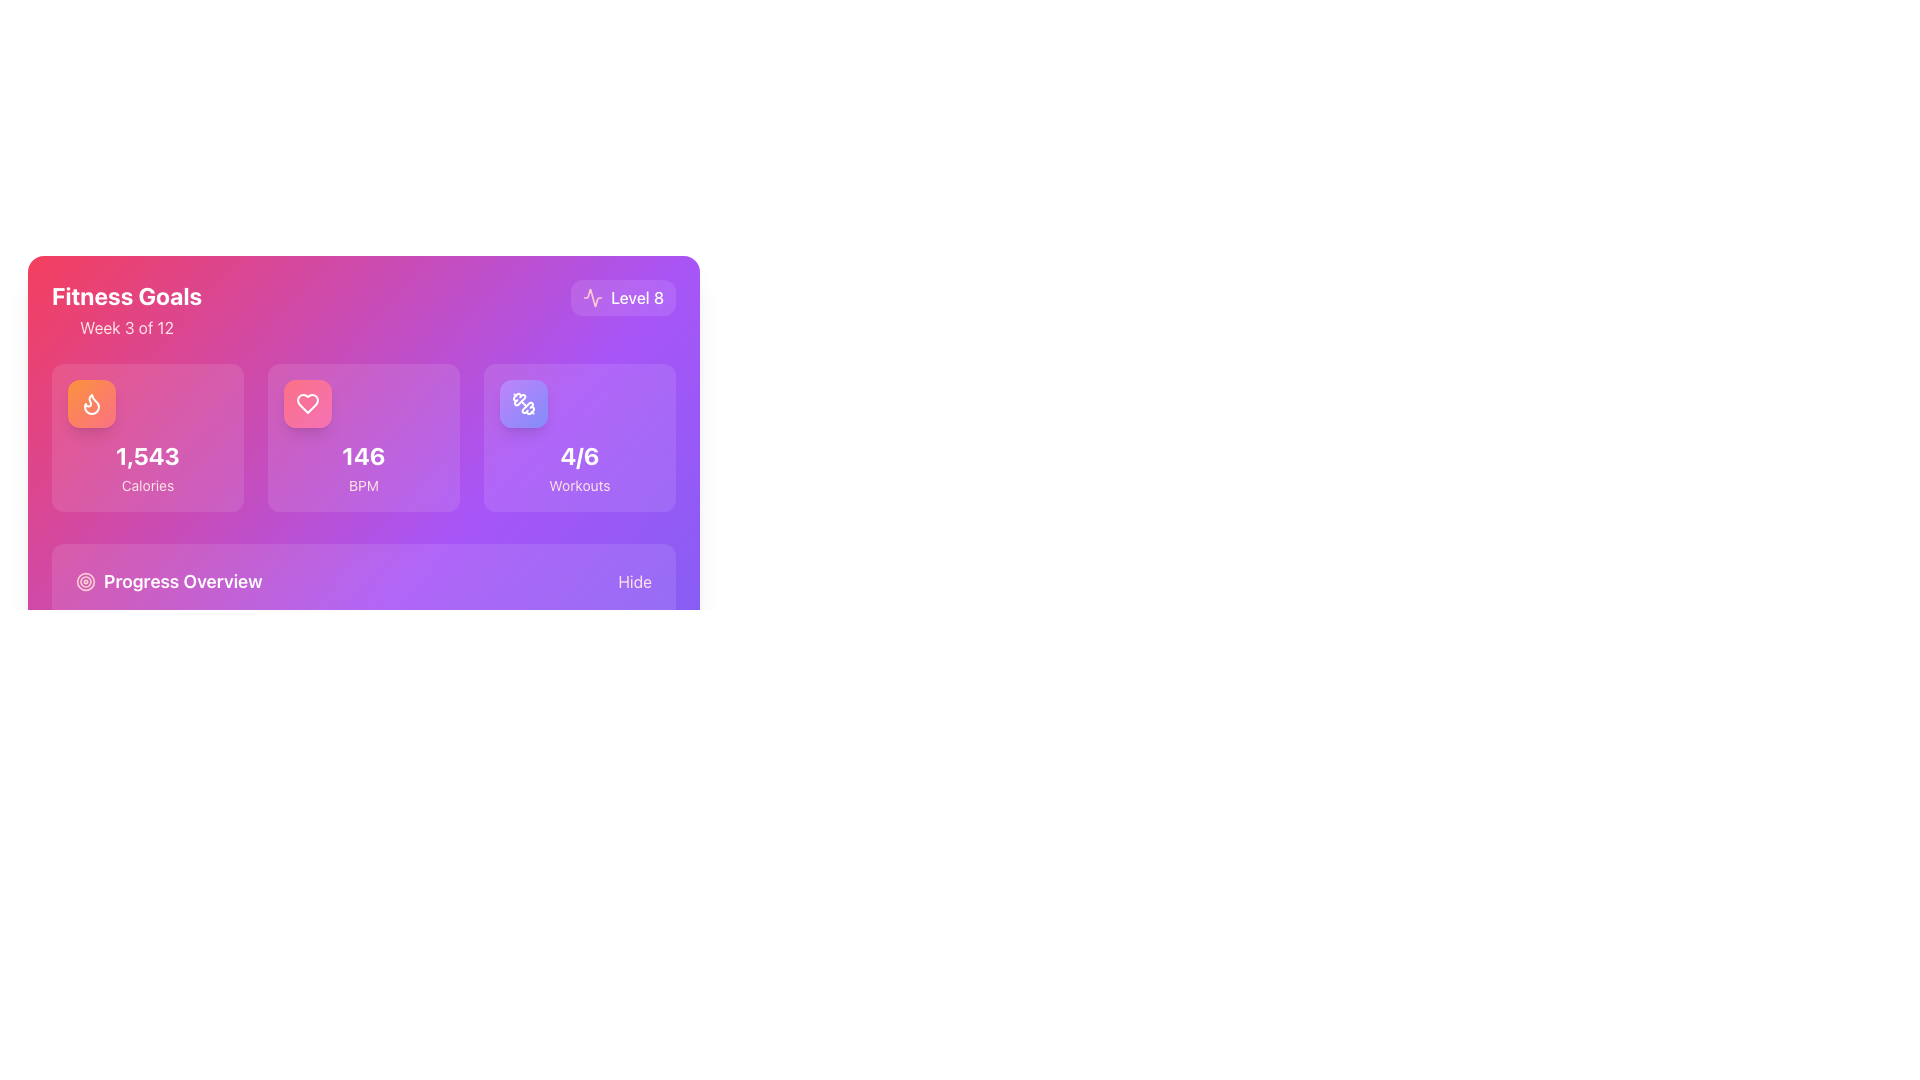 The height and width of the screenshot is (1080, 1920). I want to click on the heart icon representing the heart rate metric in the fitness dashboard, located in the second card labeled '146 BPM', so click(306, 404).